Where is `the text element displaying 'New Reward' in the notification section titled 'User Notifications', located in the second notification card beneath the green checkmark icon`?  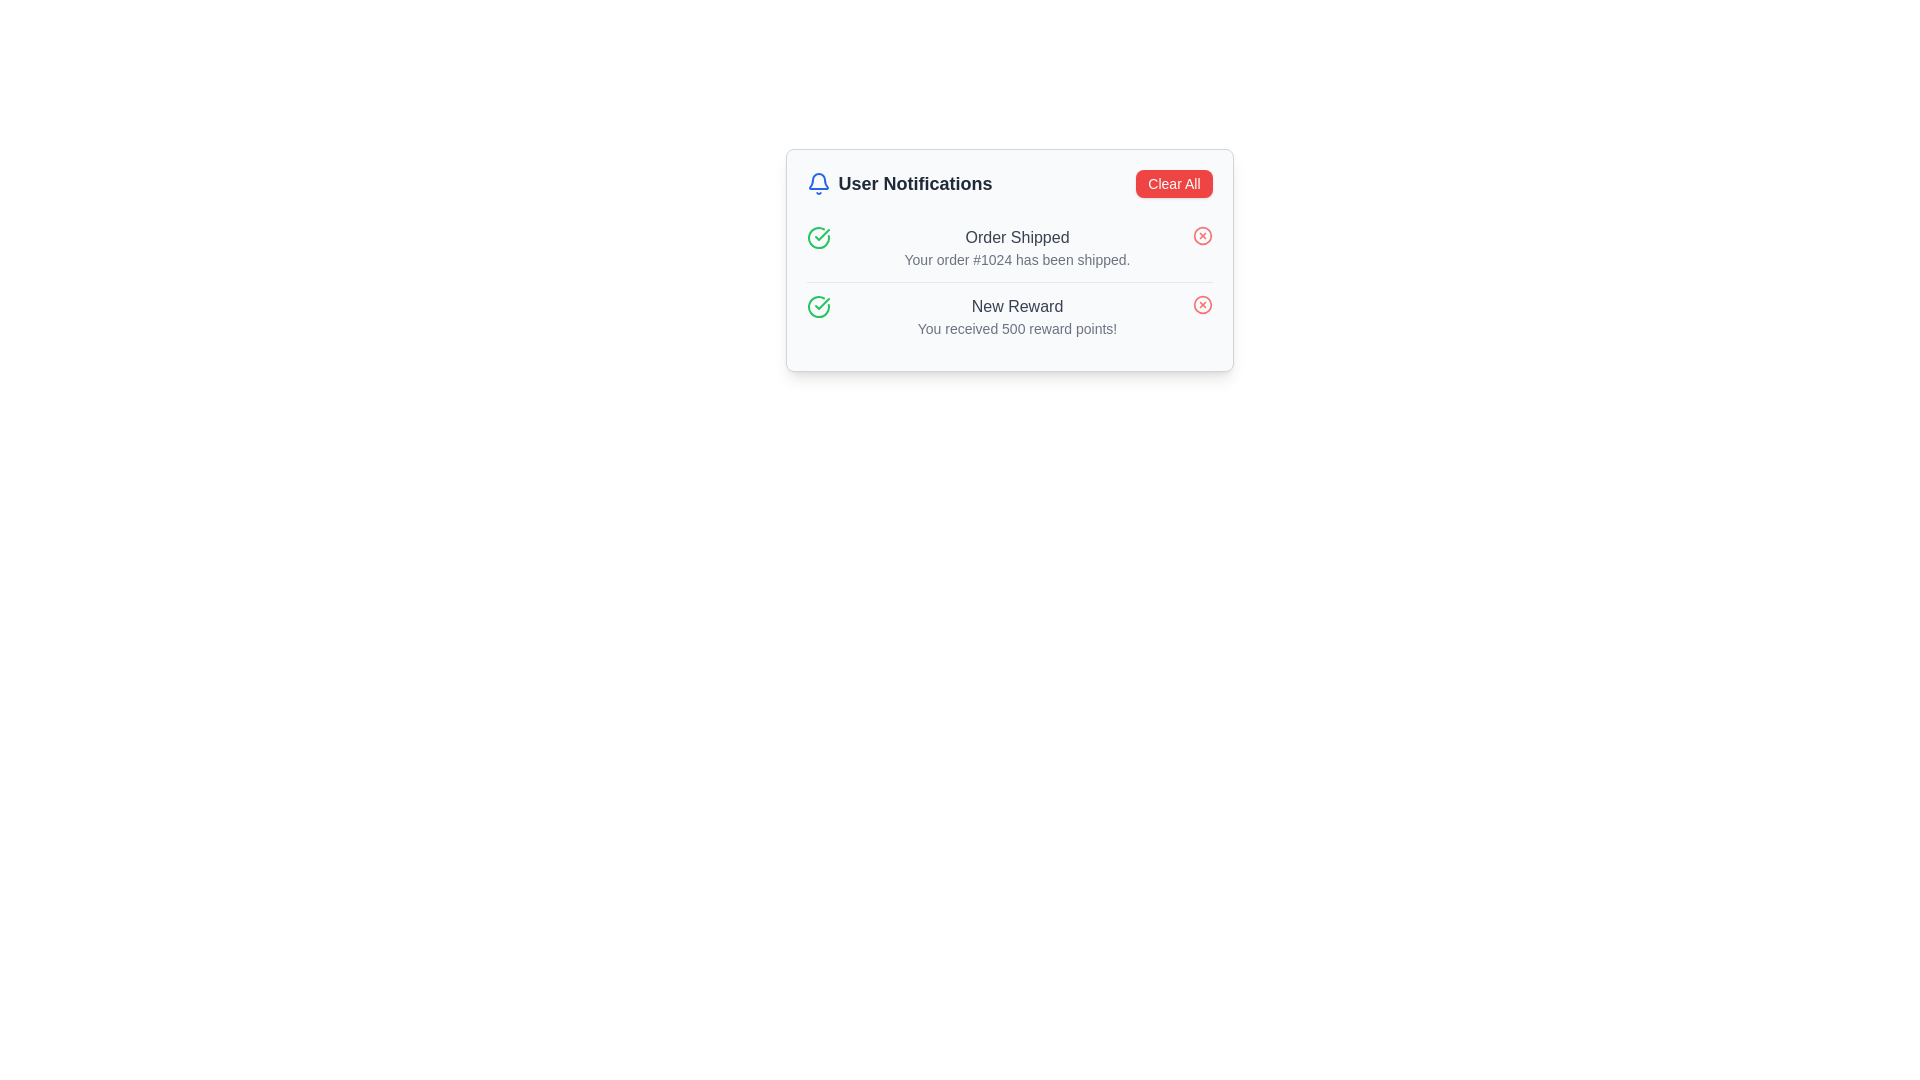 the text element displaying 'New Reward' in the notification section titled 'User Notifications', located in the second notification card beneath the green checkmark icon is located at coordinates (1017, 307).